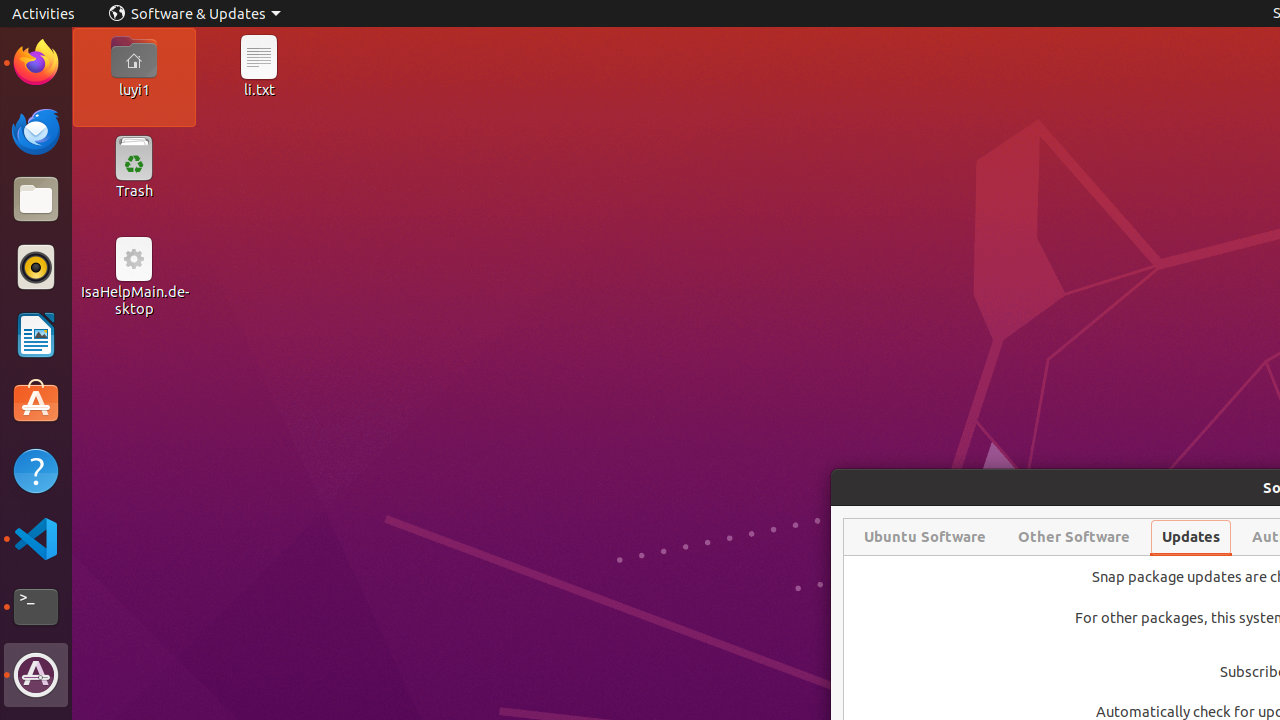 The width and height of the screenshot is (1280, 720). I want to click on 'li.txt', so click(257, 88).